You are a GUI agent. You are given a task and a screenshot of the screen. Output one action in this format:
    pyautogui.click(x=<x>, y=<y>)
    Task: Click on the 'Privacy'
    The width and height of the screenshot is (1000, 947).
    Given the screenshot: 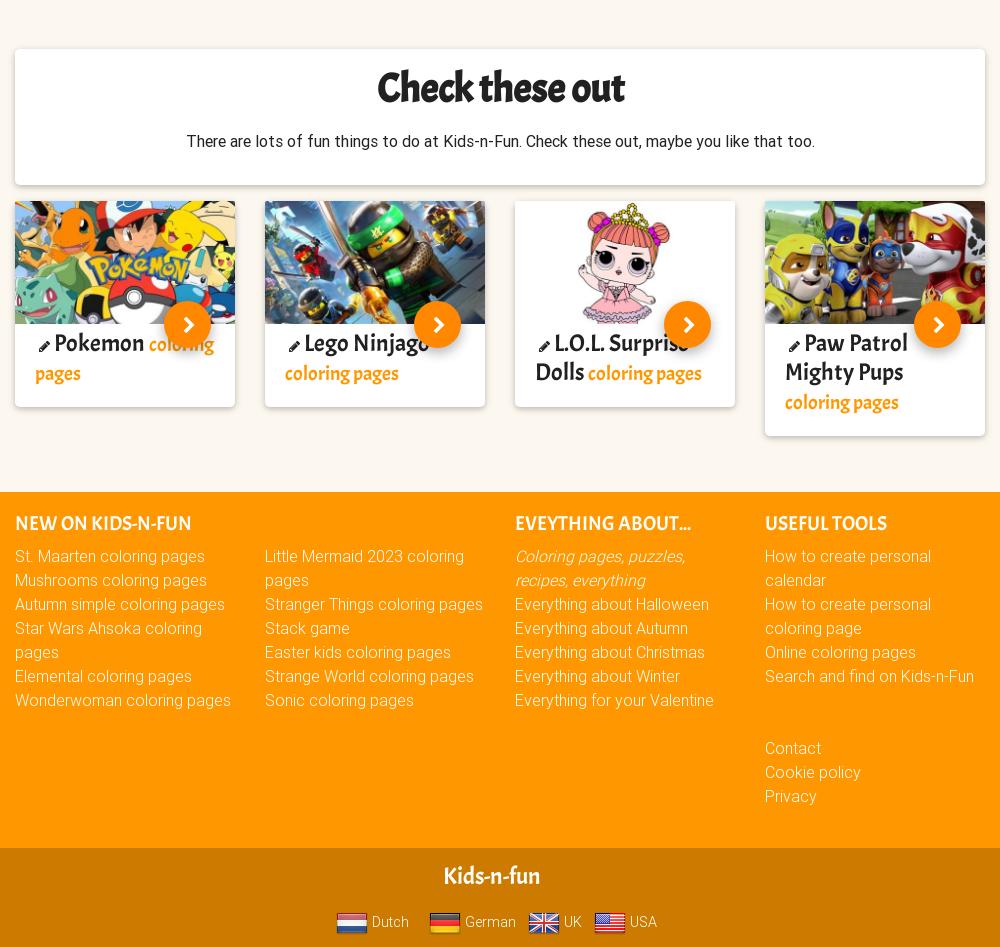 What is the action you would take?
    pyautogui.click(x=791, y=795)
    